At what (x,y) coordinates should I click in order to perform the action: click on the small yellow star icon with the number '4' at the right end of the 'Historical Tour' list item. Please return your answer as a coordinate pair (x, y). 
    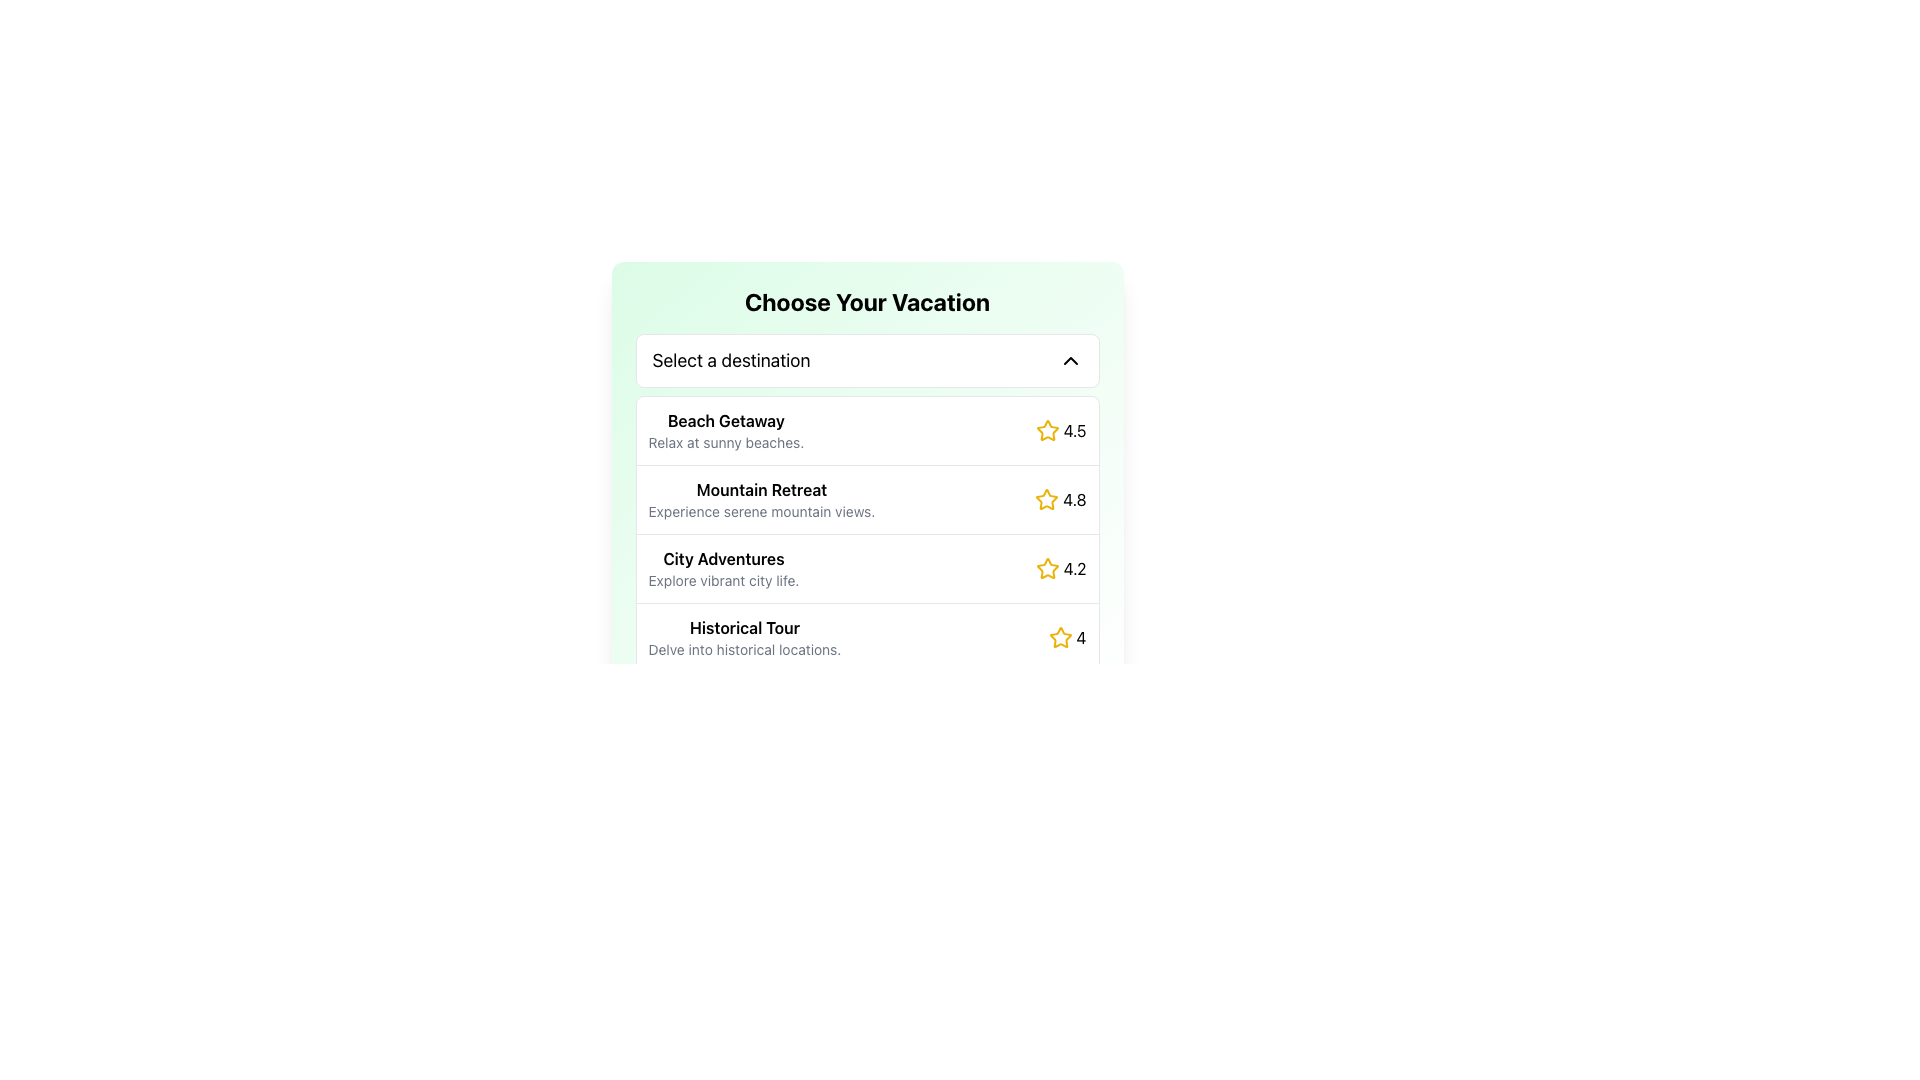
    Looking at the image, I should click on (1066, 637).